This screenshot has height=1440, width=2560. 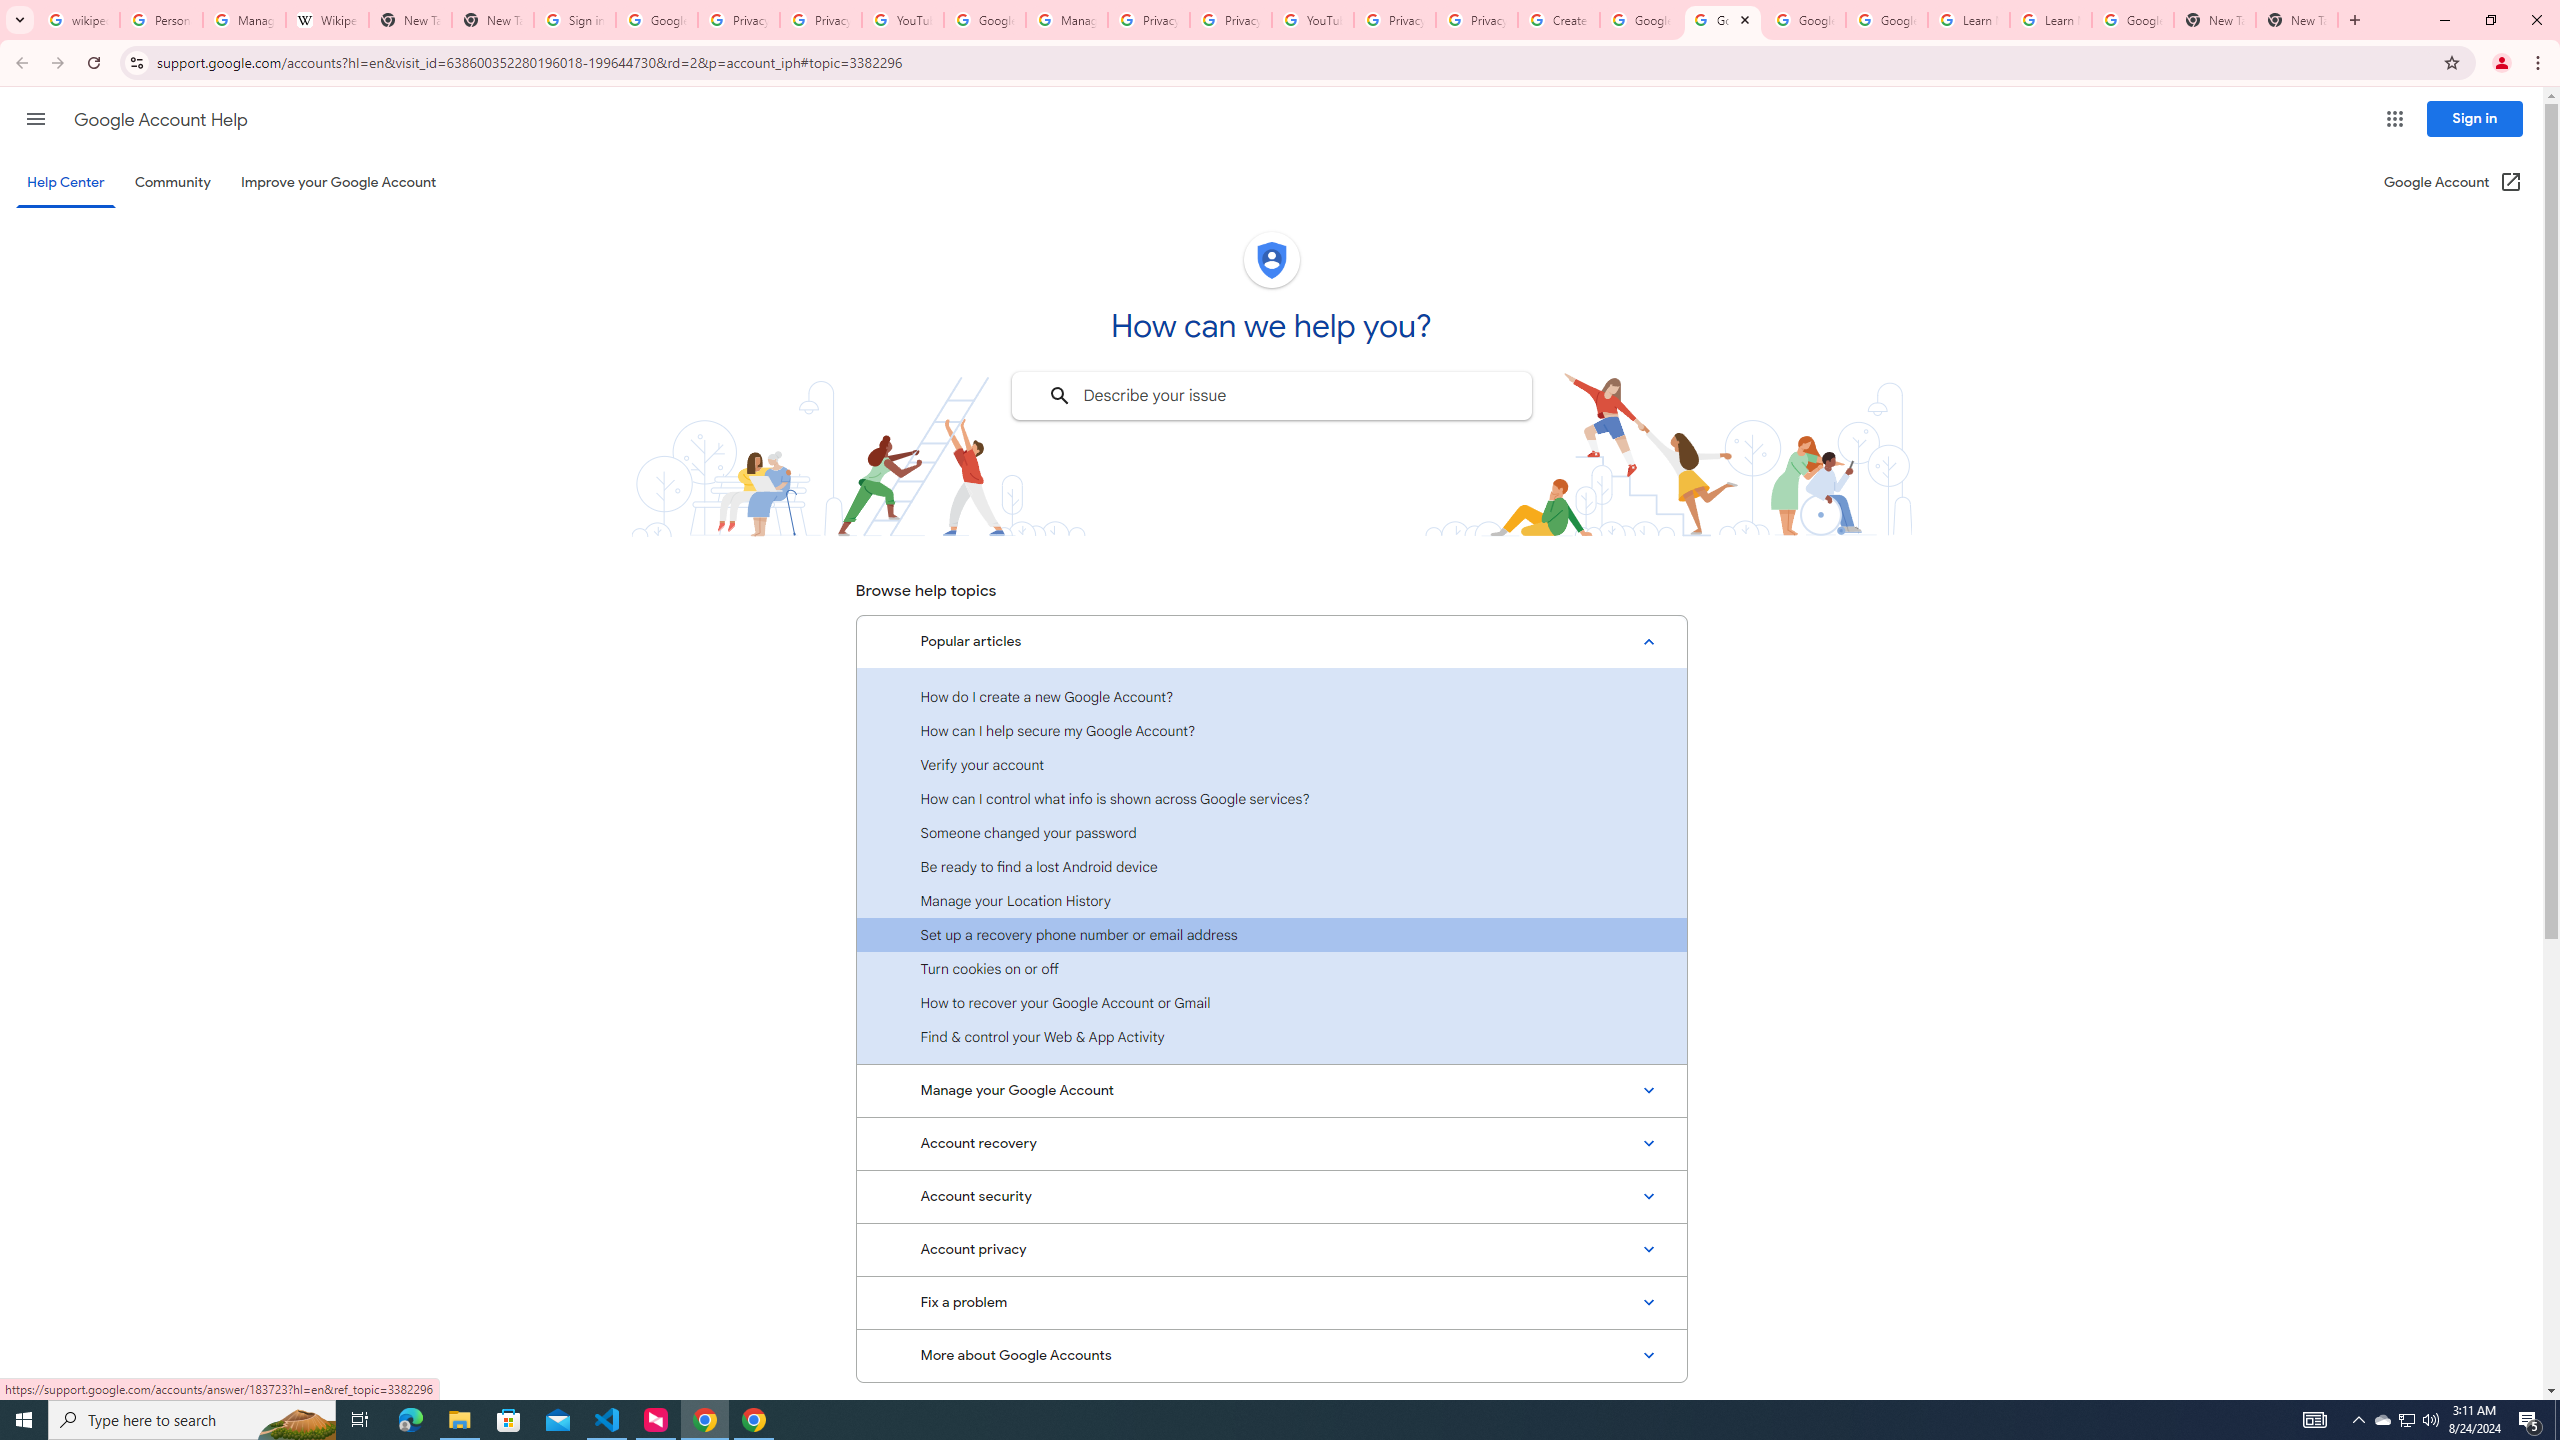 What do you see at coordinates (1271, 1142) in the screenshot?
I see `'Account recovery'` at bounding box center [1271, 1142].